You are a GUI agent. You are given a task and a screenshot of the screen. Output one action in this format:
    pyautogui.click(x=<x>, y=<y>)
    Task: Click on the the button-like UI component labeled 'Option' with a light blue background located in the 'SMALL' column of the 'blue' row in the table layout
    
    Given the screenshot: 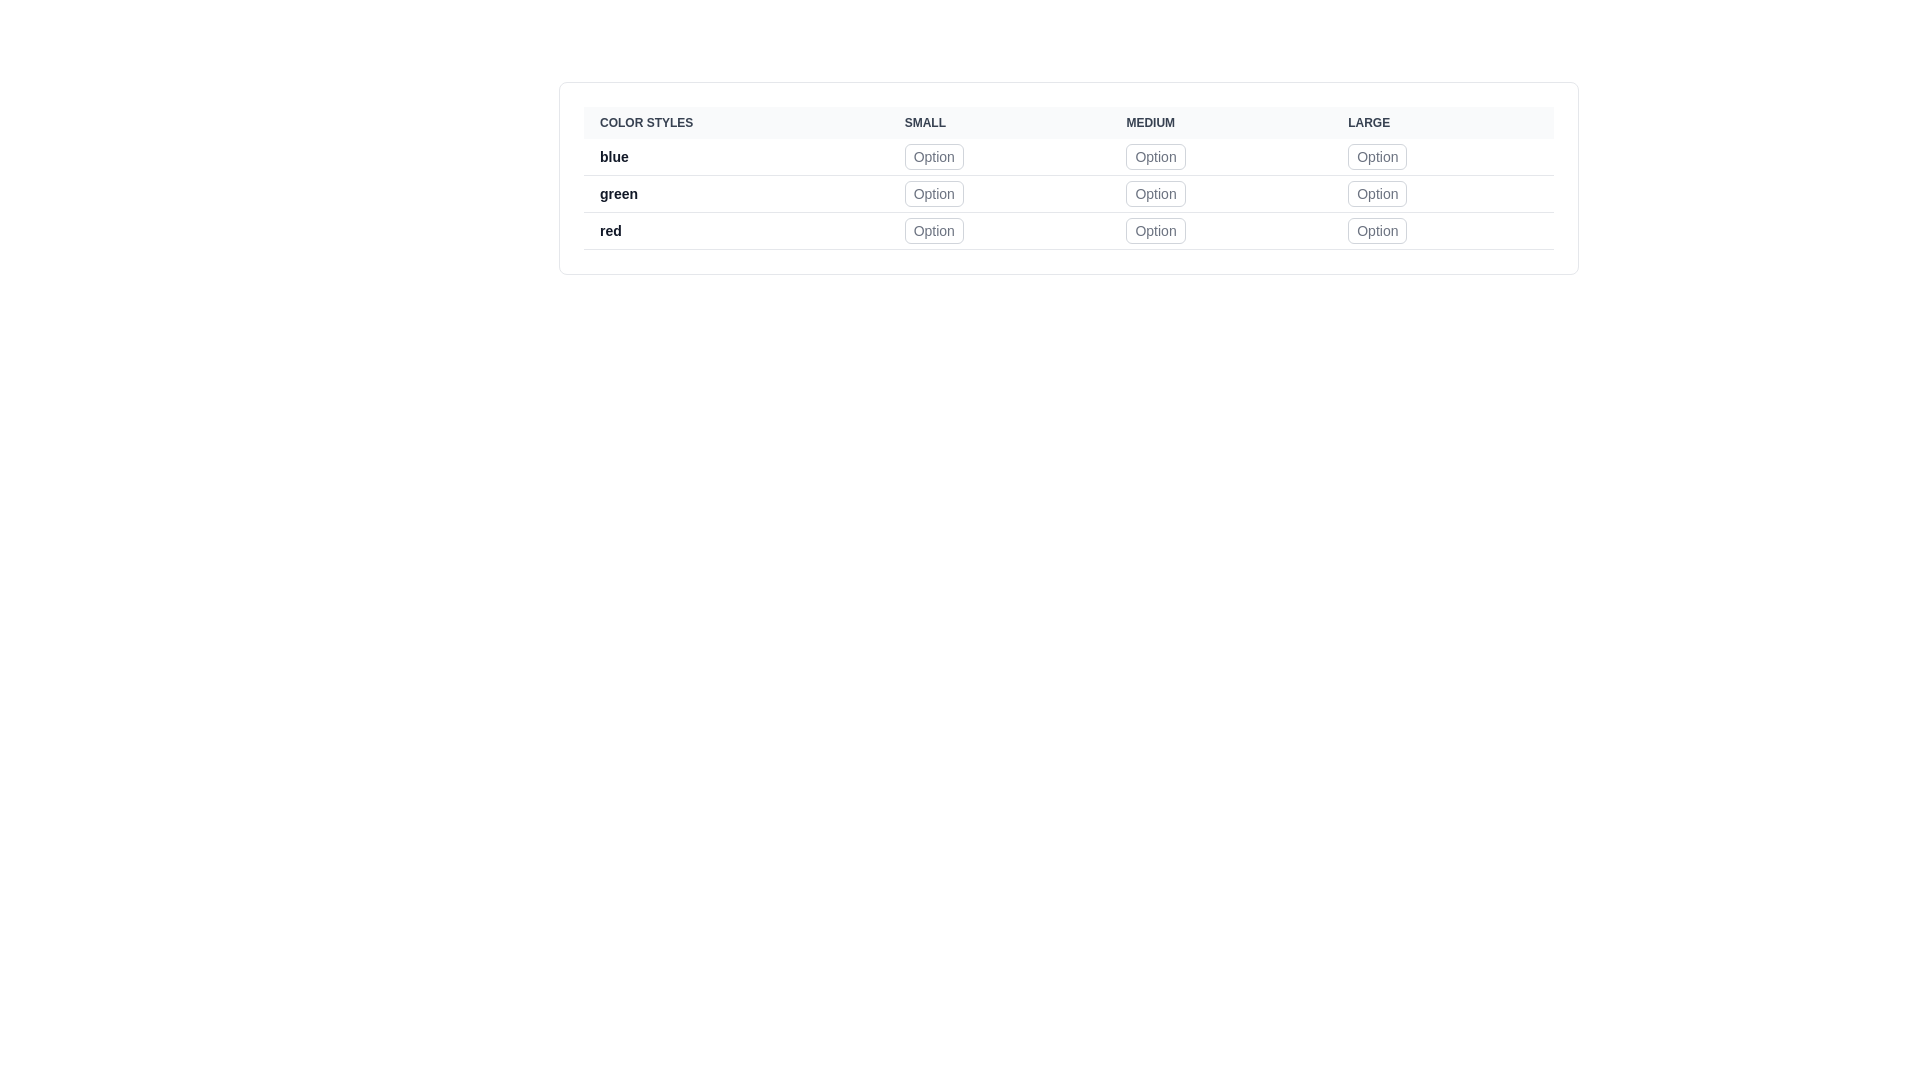 What is the action you would take?
    pyautogui.click(x=999, y=156)
    